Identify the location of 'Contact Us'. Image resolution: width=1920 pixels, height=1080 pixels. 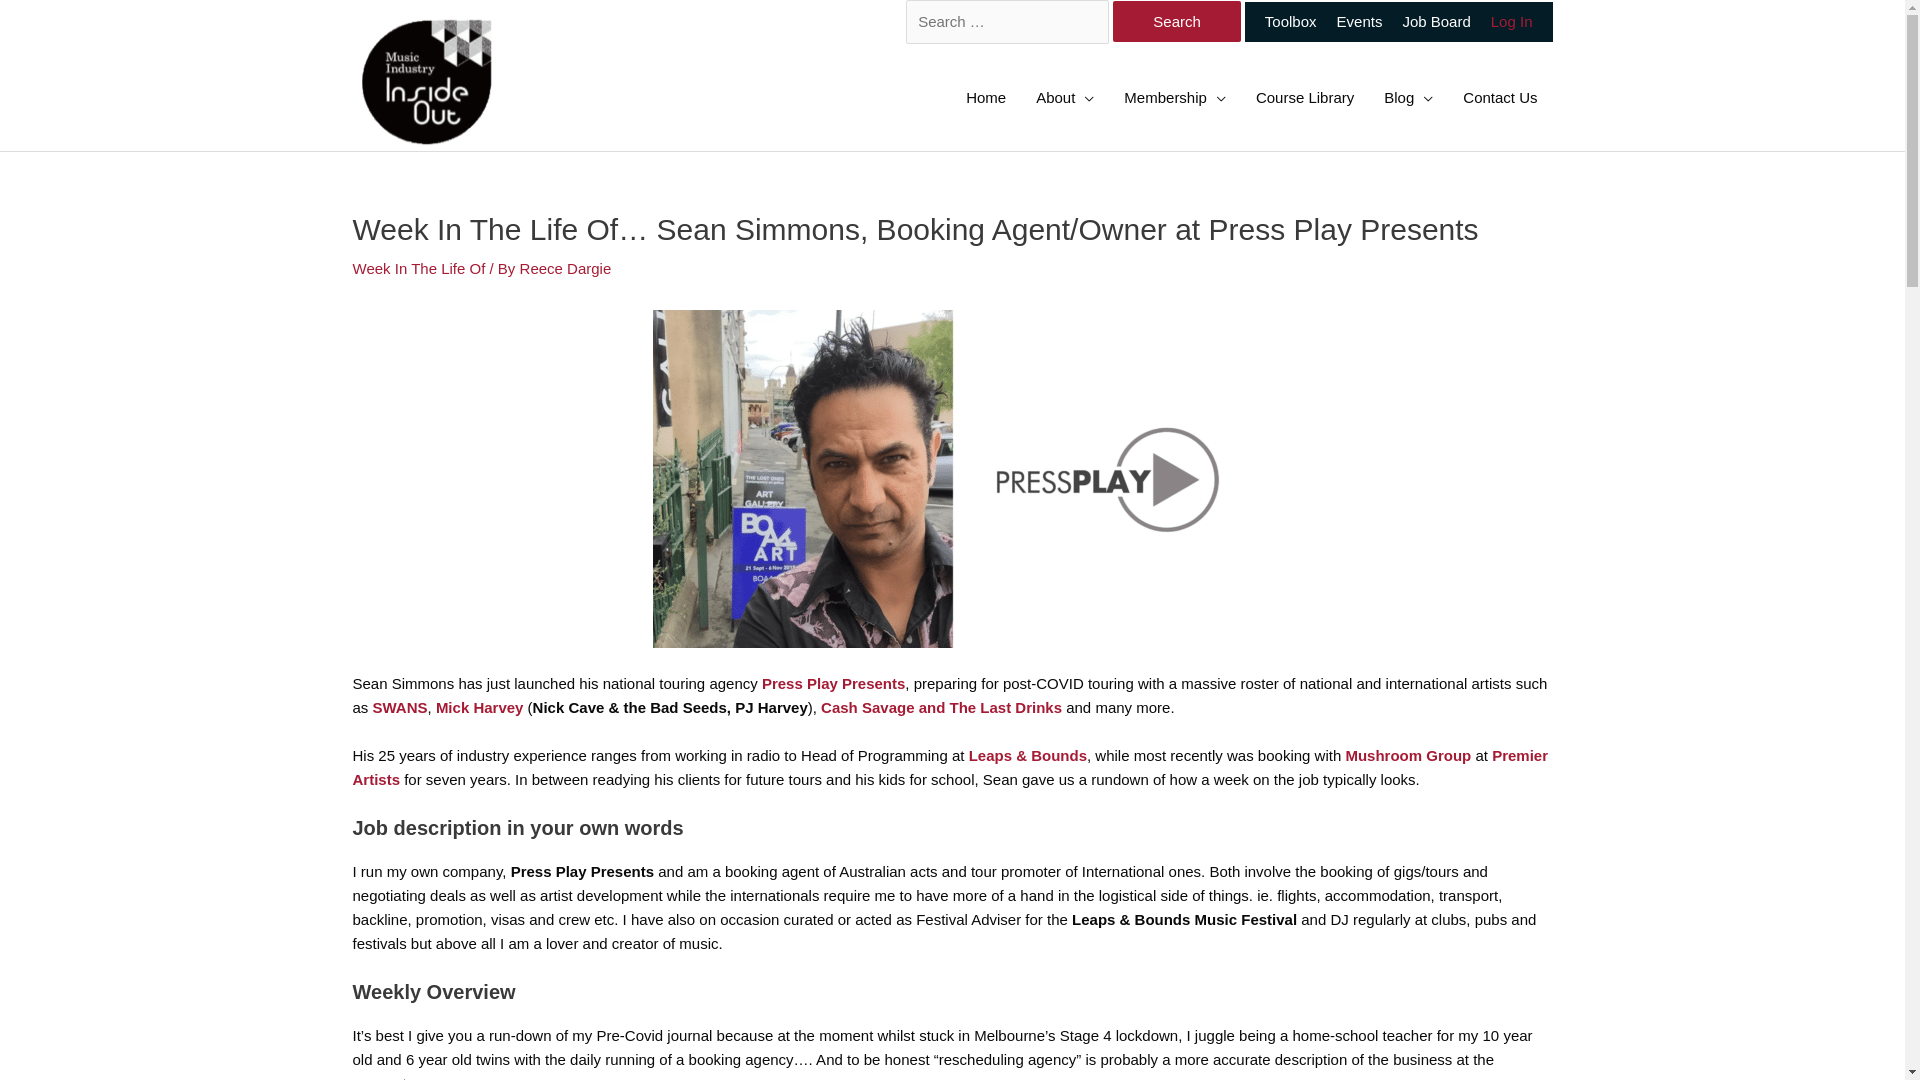
(1448, 97).